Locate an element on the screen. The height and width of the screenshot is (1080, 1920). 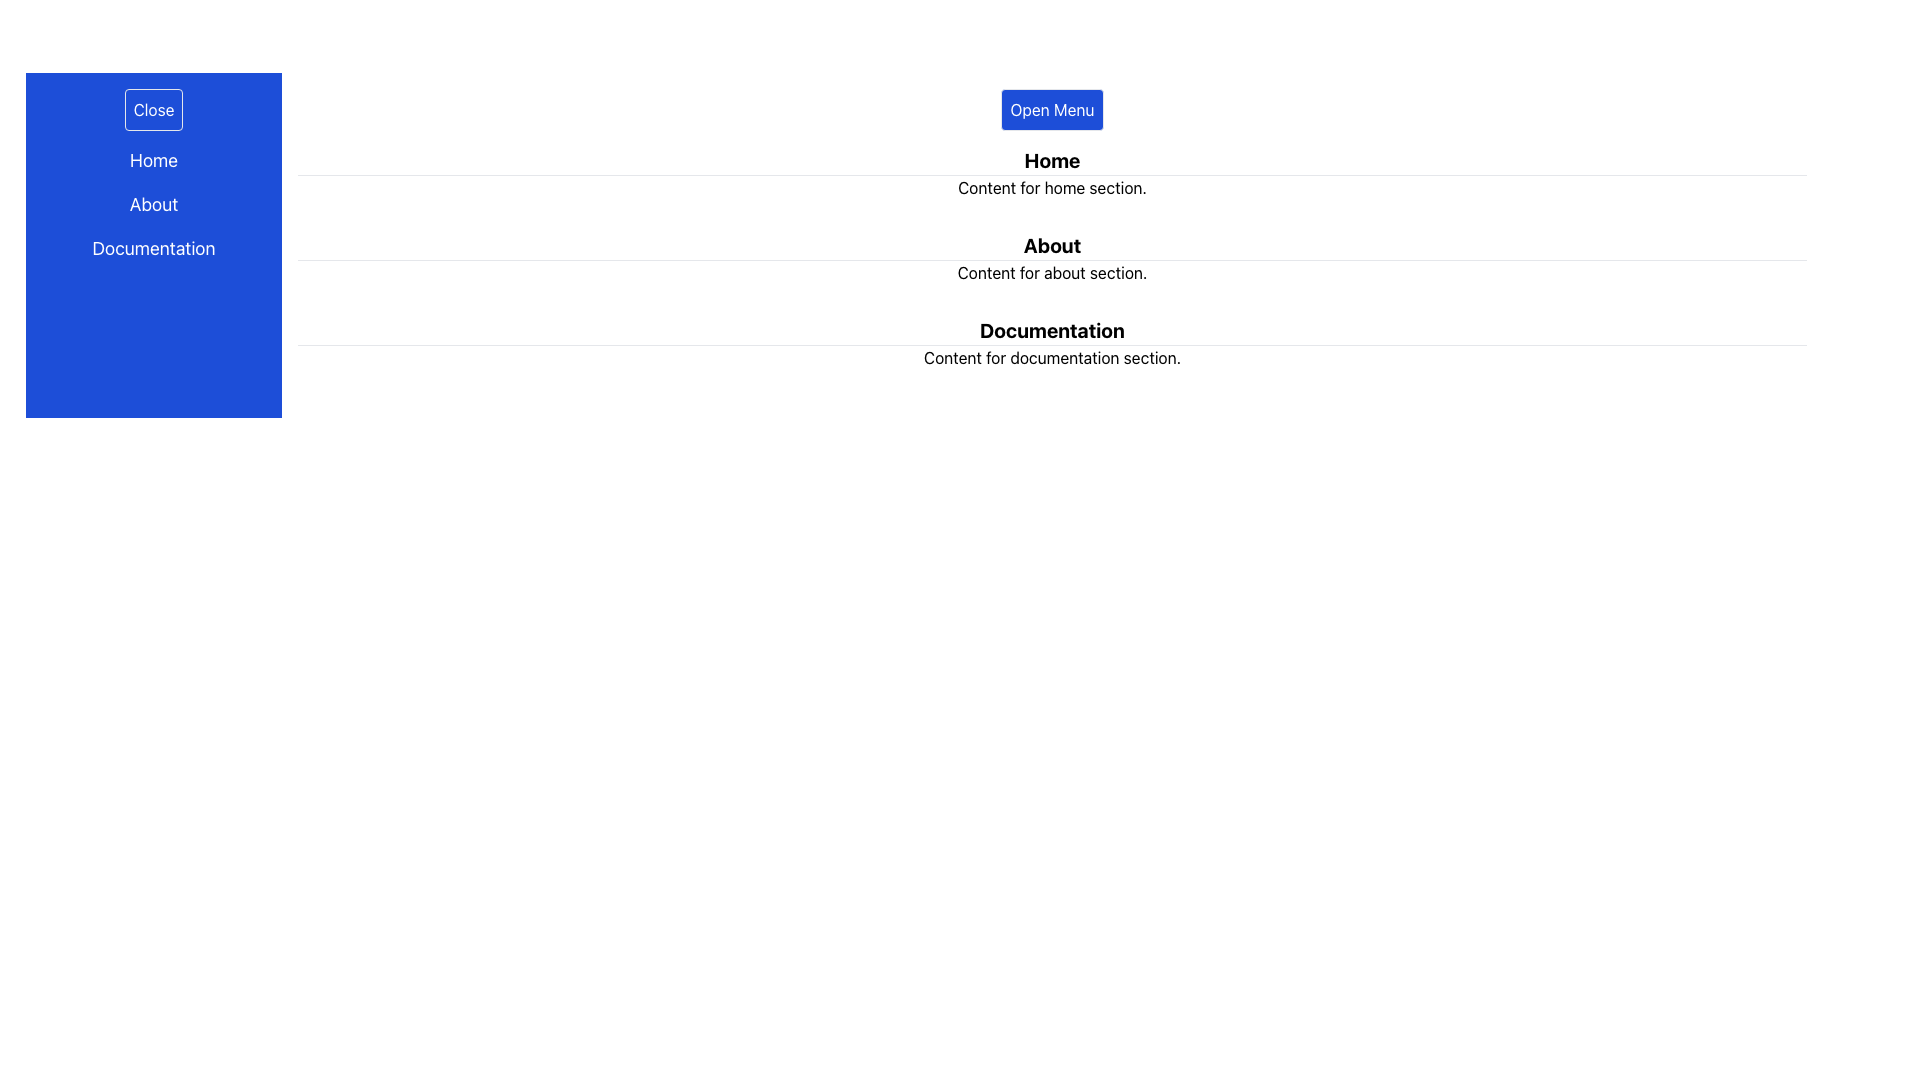
the 'Documentation' text link in the vertical navigation menu is located at coordinates (152, 247).